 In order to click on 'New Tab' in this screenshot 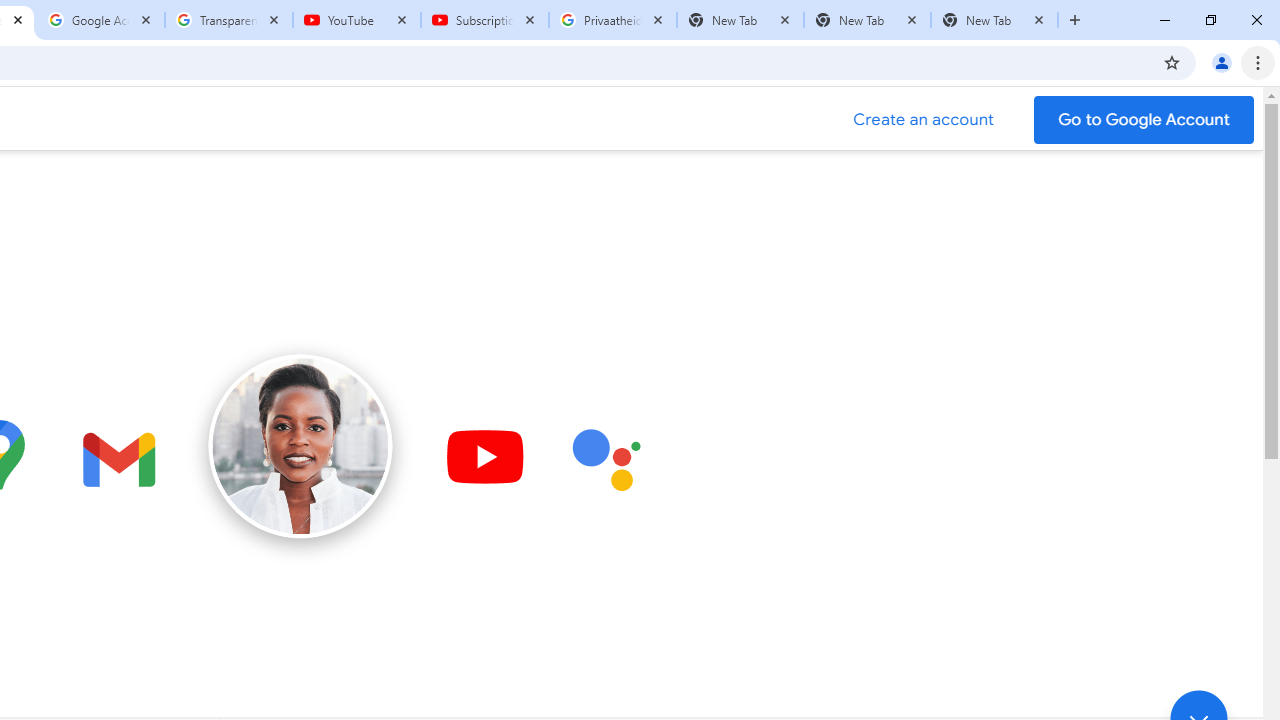, I will do `click(994, 20)`.